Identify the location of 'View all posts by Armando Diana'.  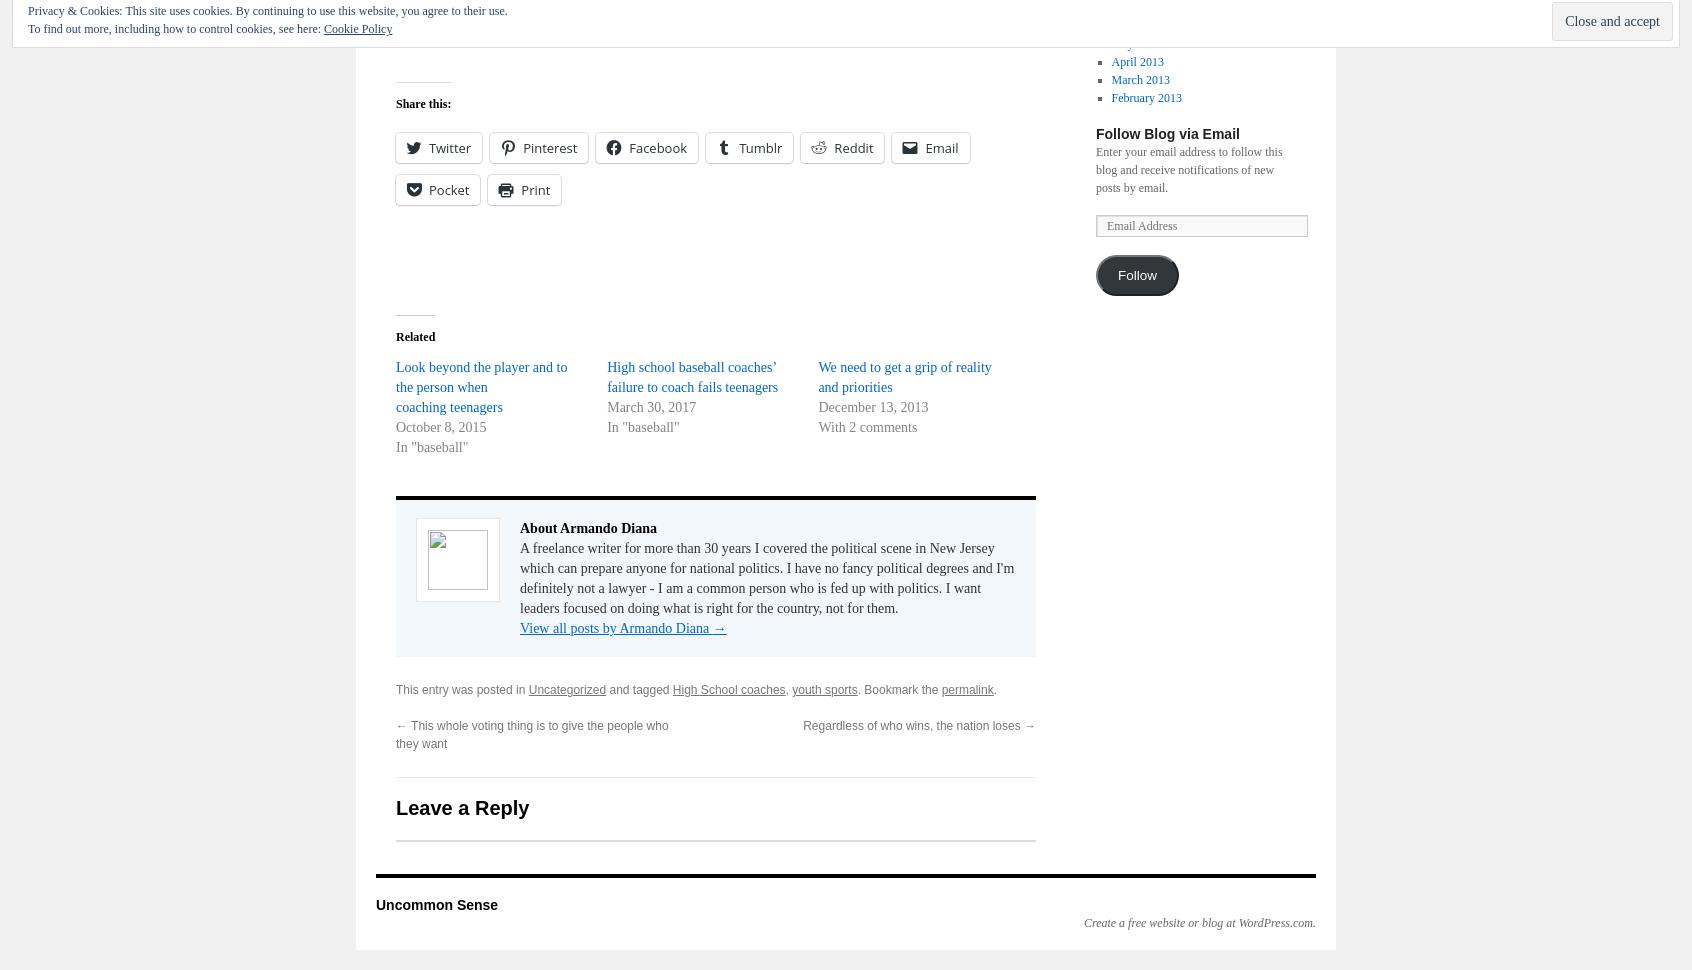
(615, 628).